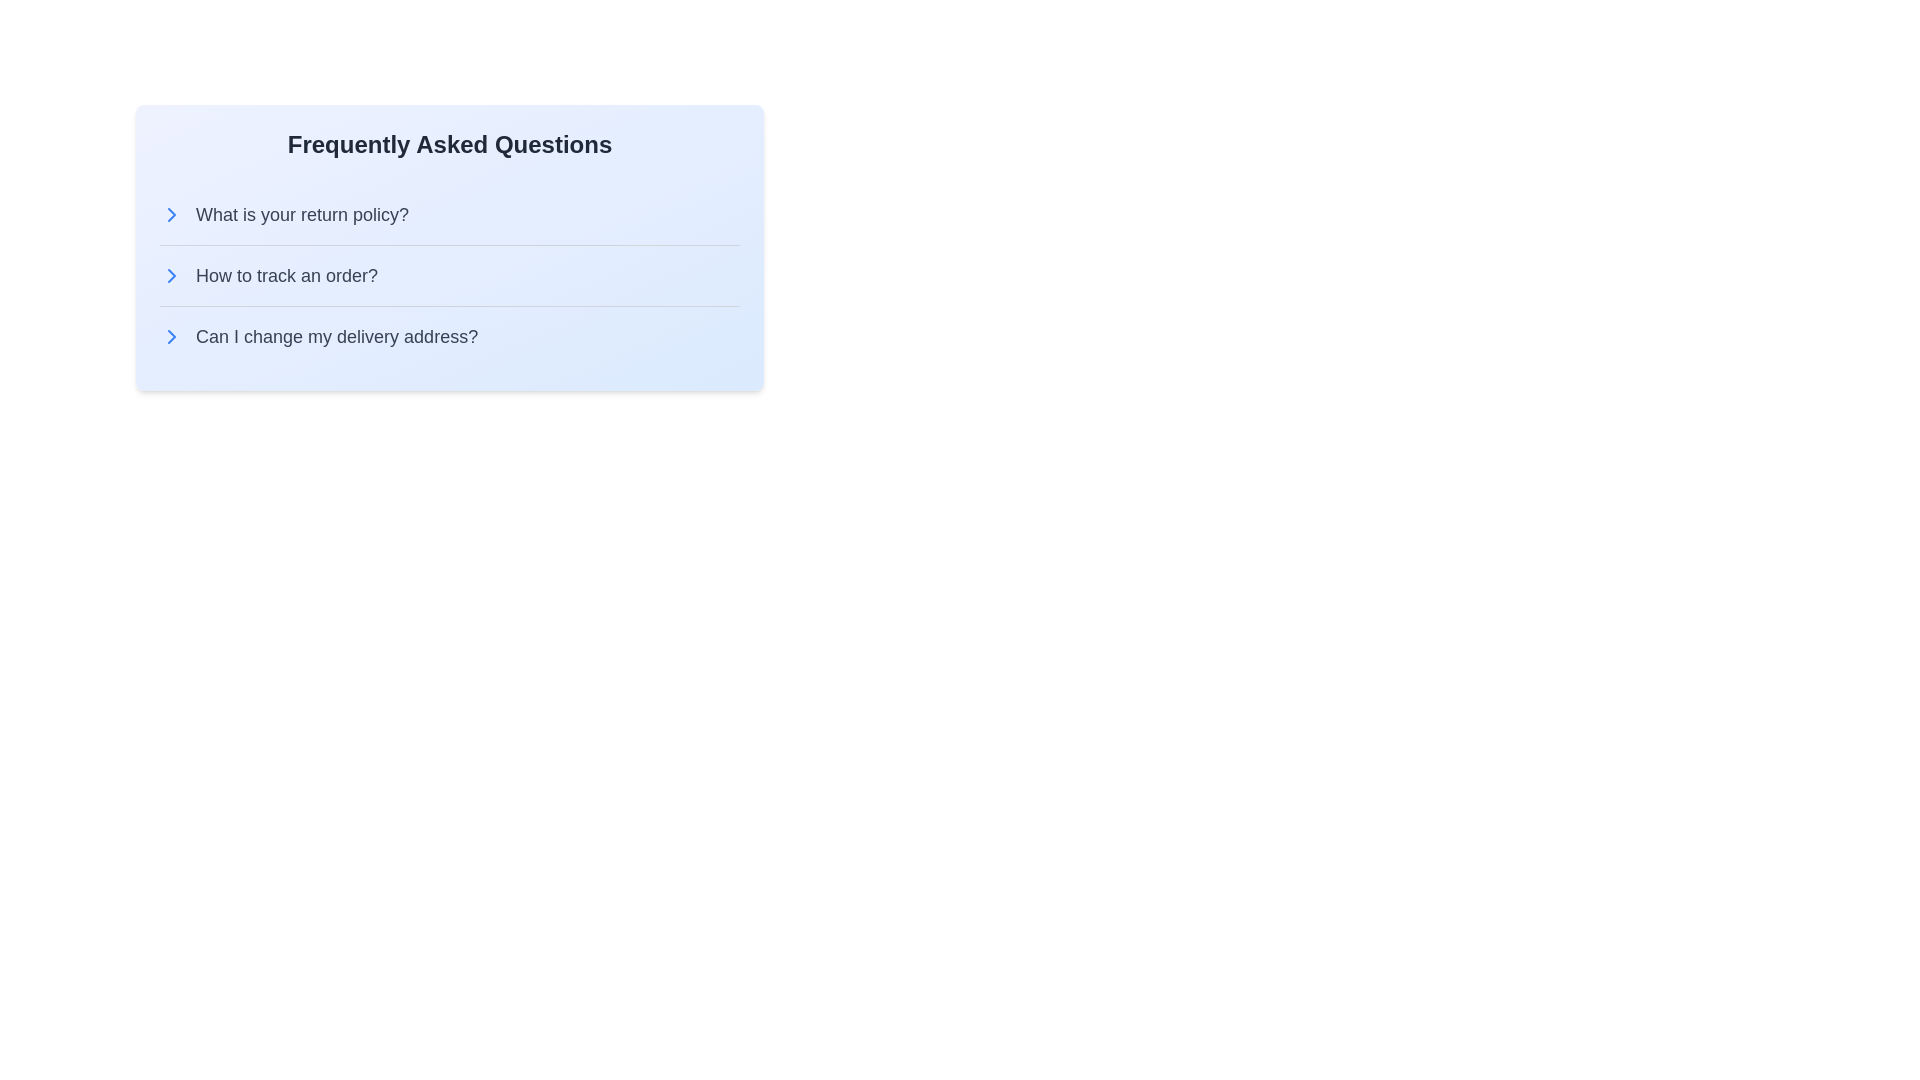  What do you see at coordinates (449, 335) in the screenshot?
I see `the interactive question button labeled 'Can I change my delivery address?'` at bounding box center [449, 335].